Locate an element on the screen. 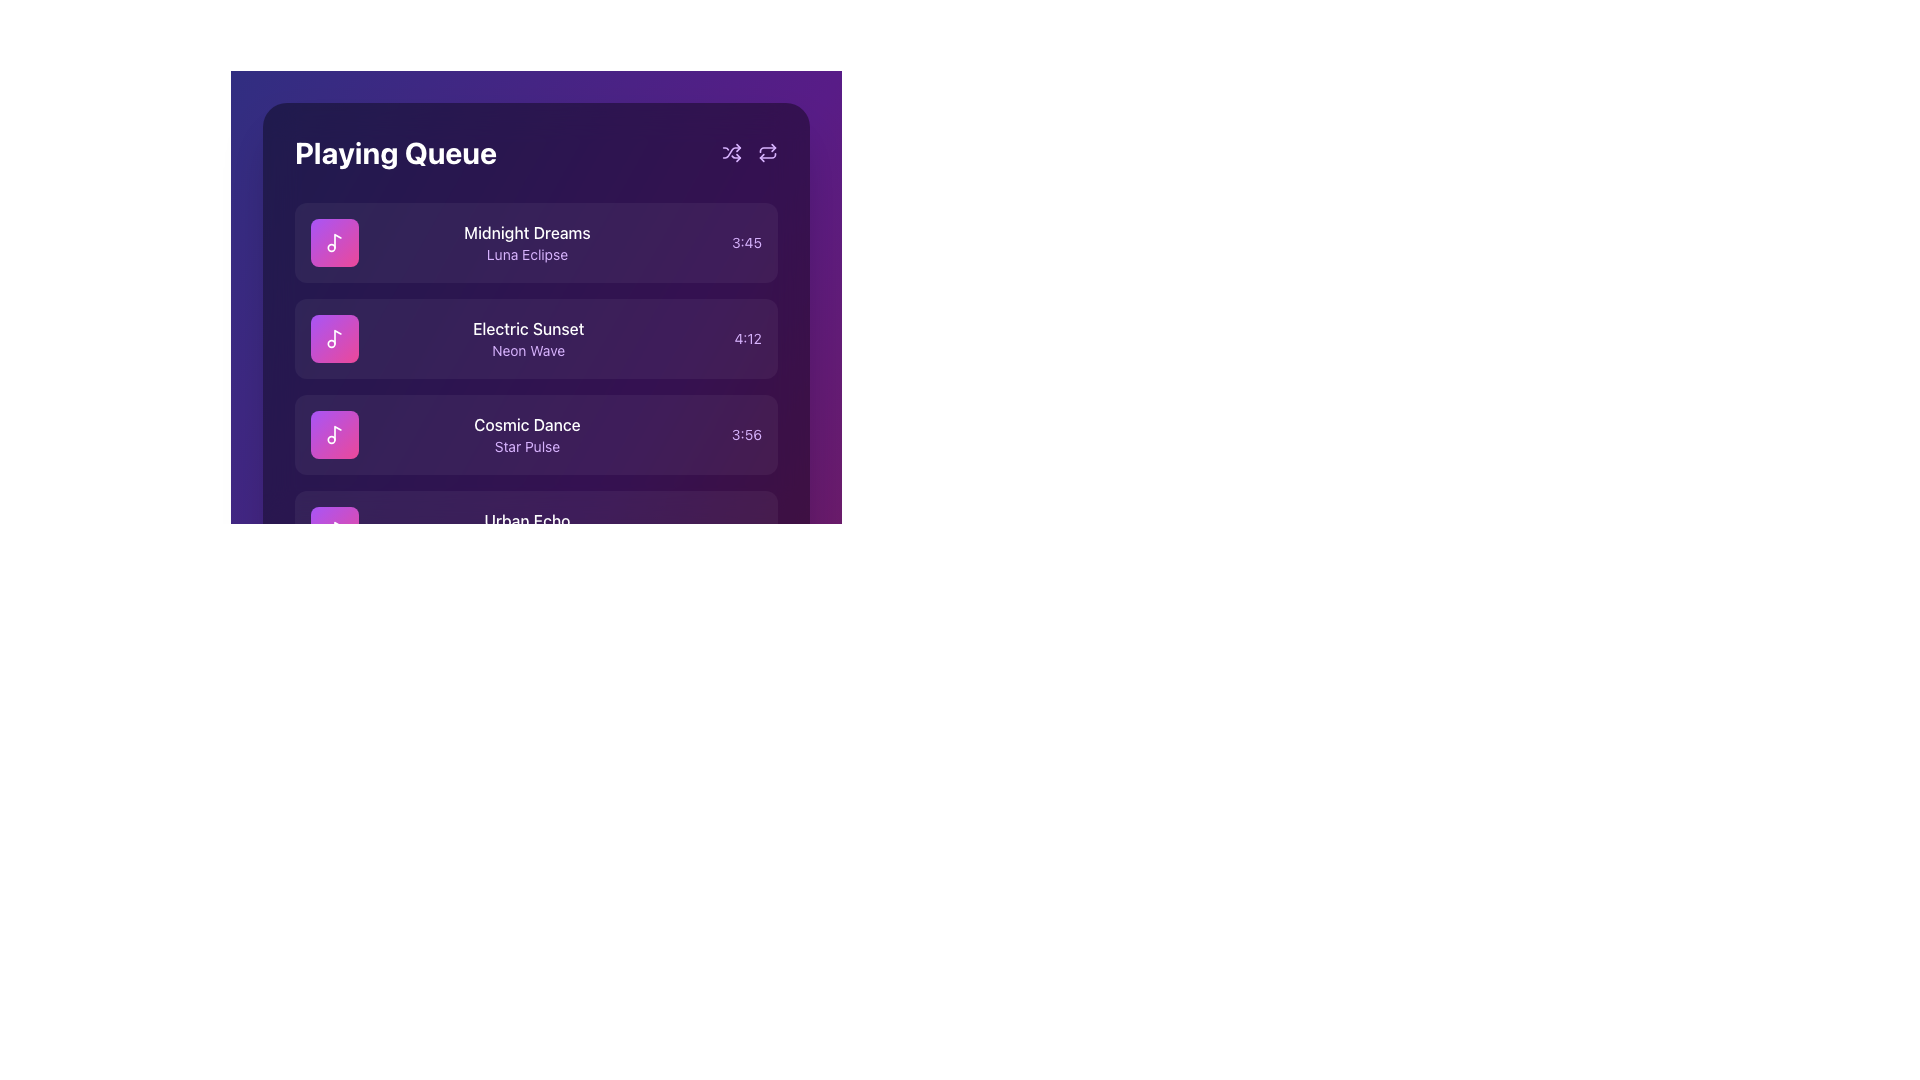 Image resolution: width=1920 pixels, height=1080 pixels. the song entry text display for 'Urban Echo' in the playlist, which is the fourth entry from the top is located at coordinates (527, 530).